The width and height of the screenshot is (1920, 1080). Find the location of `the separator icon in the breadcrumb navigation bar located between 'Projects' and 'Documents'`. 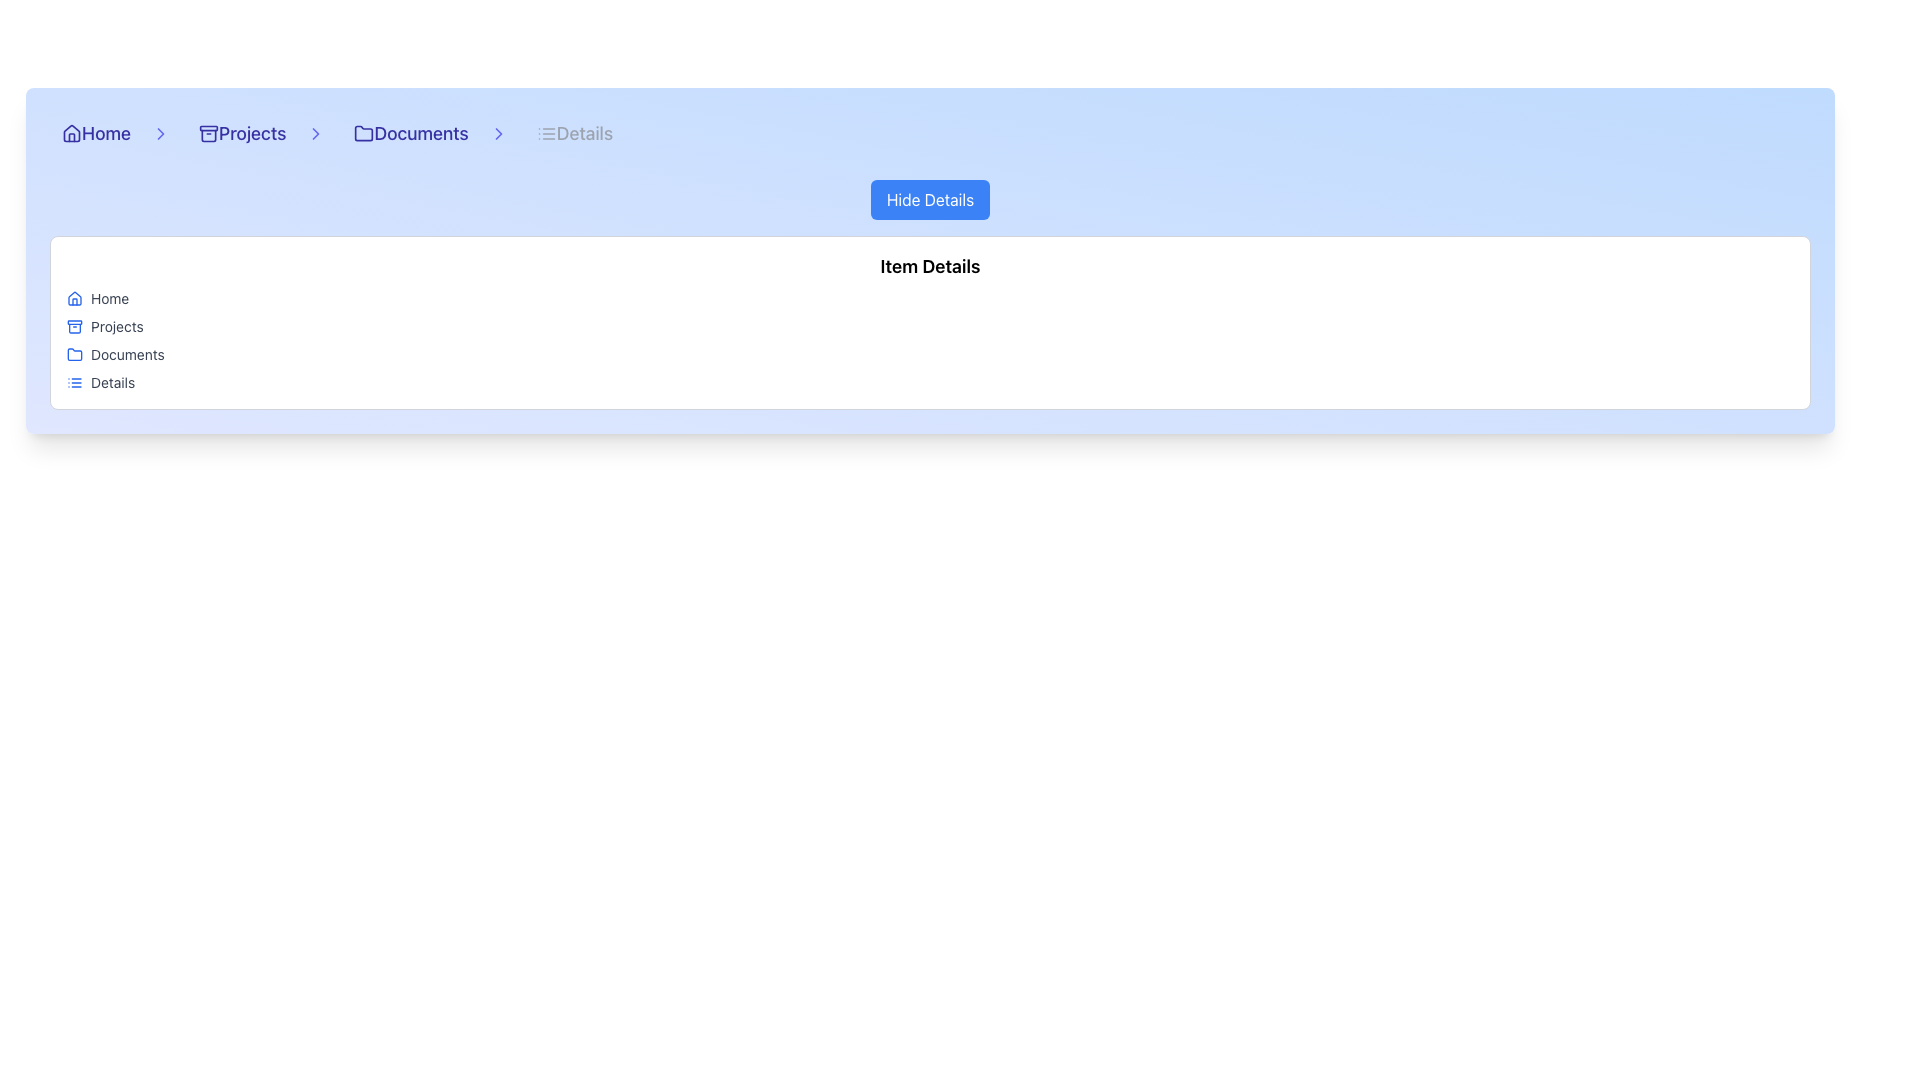

the separator icon in the breadcrumb navigation bar located between 'Projects' and 'Documents' is located at coordinates (315, 134).